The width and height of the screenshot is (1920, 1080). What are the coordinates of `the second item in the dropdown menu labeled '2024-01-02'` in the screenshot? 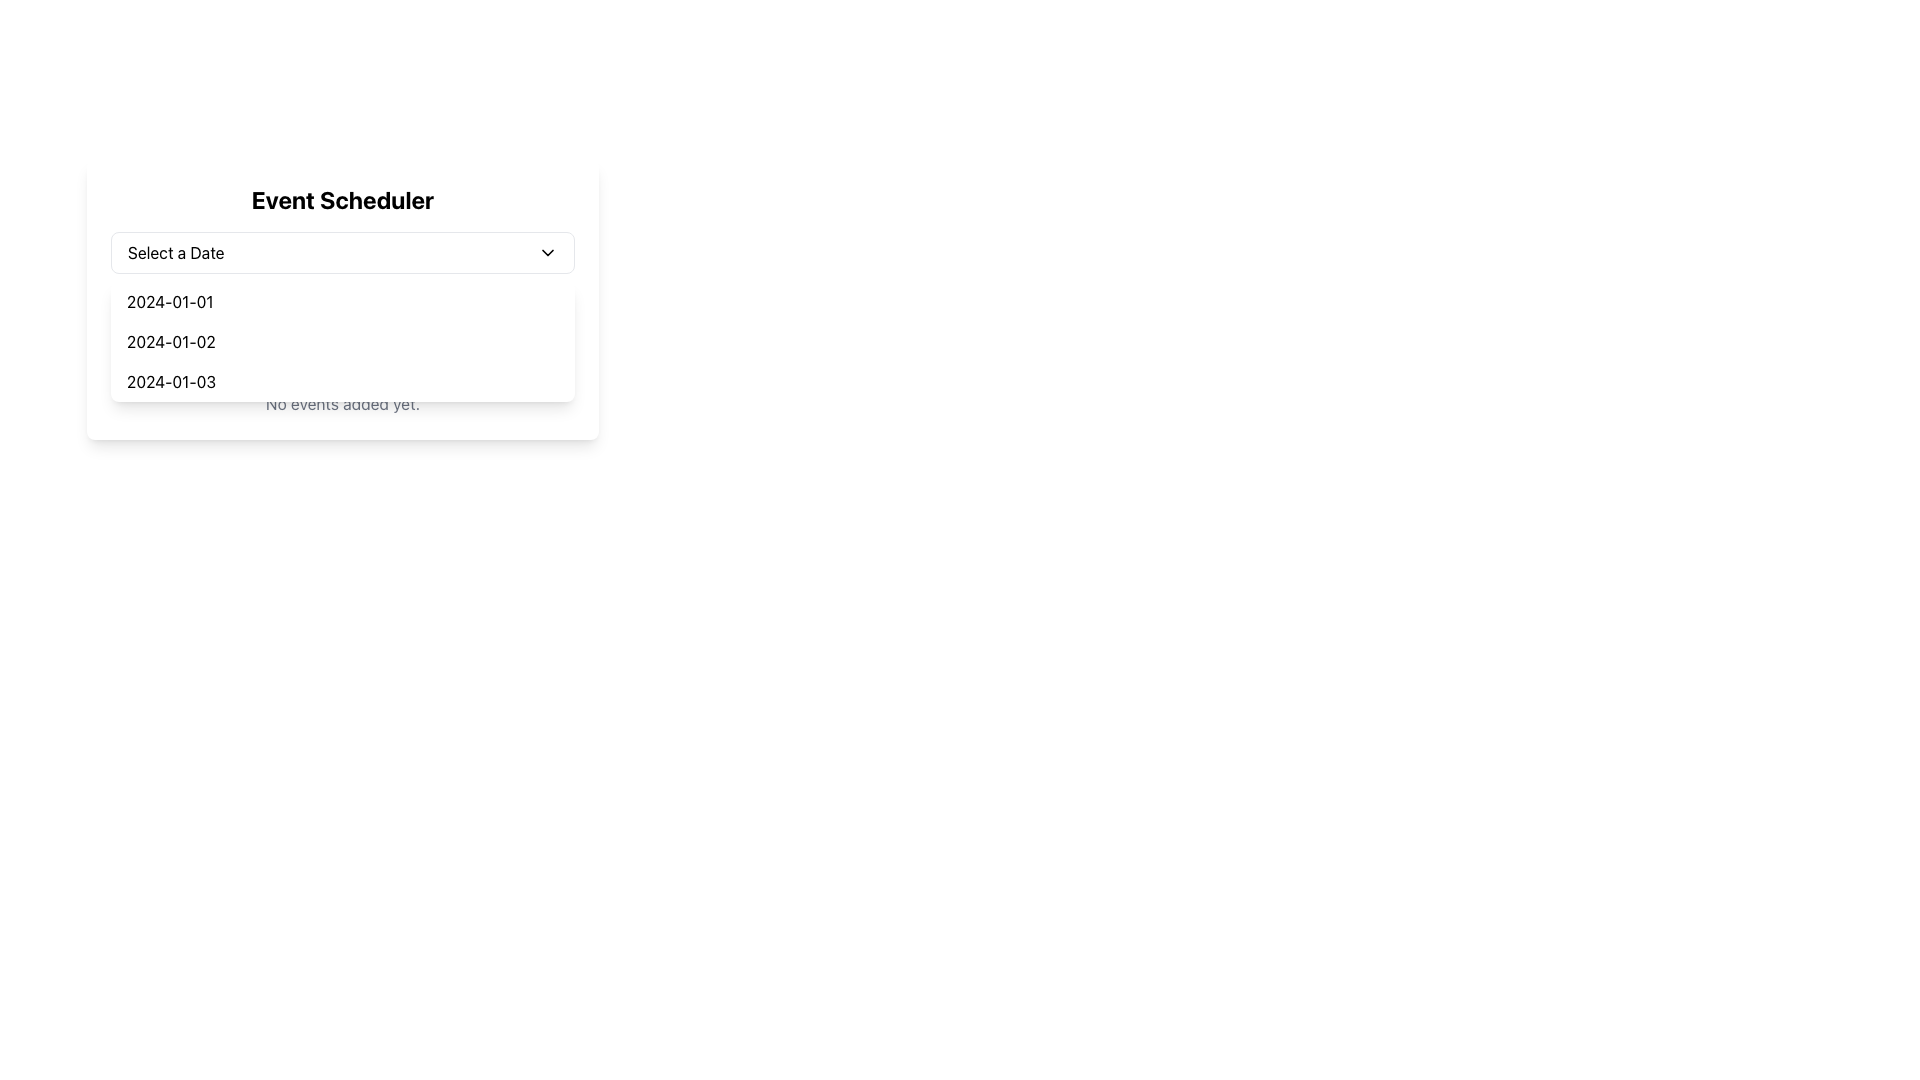 It's located at (342, 341).